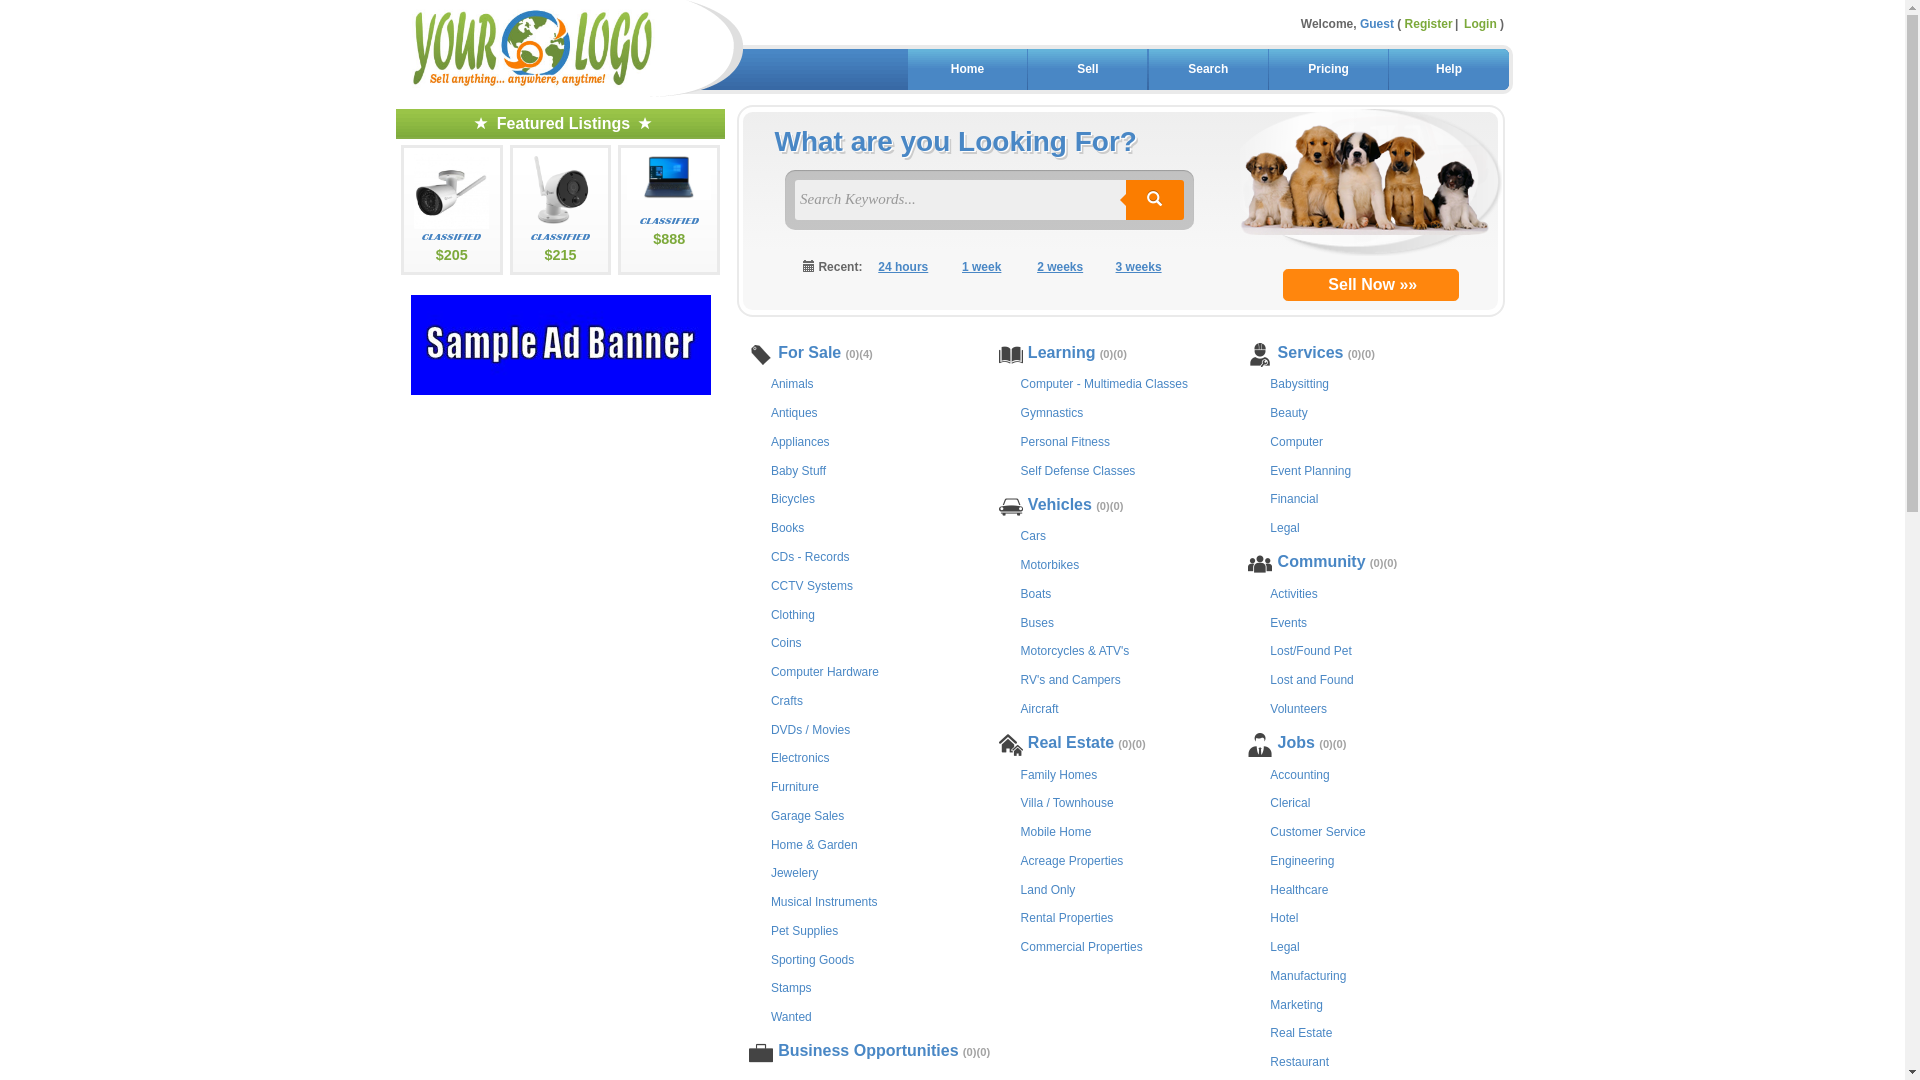 The image size is (1920, 1080). I want to click on 'Mobile Home', so click(1055, 830).